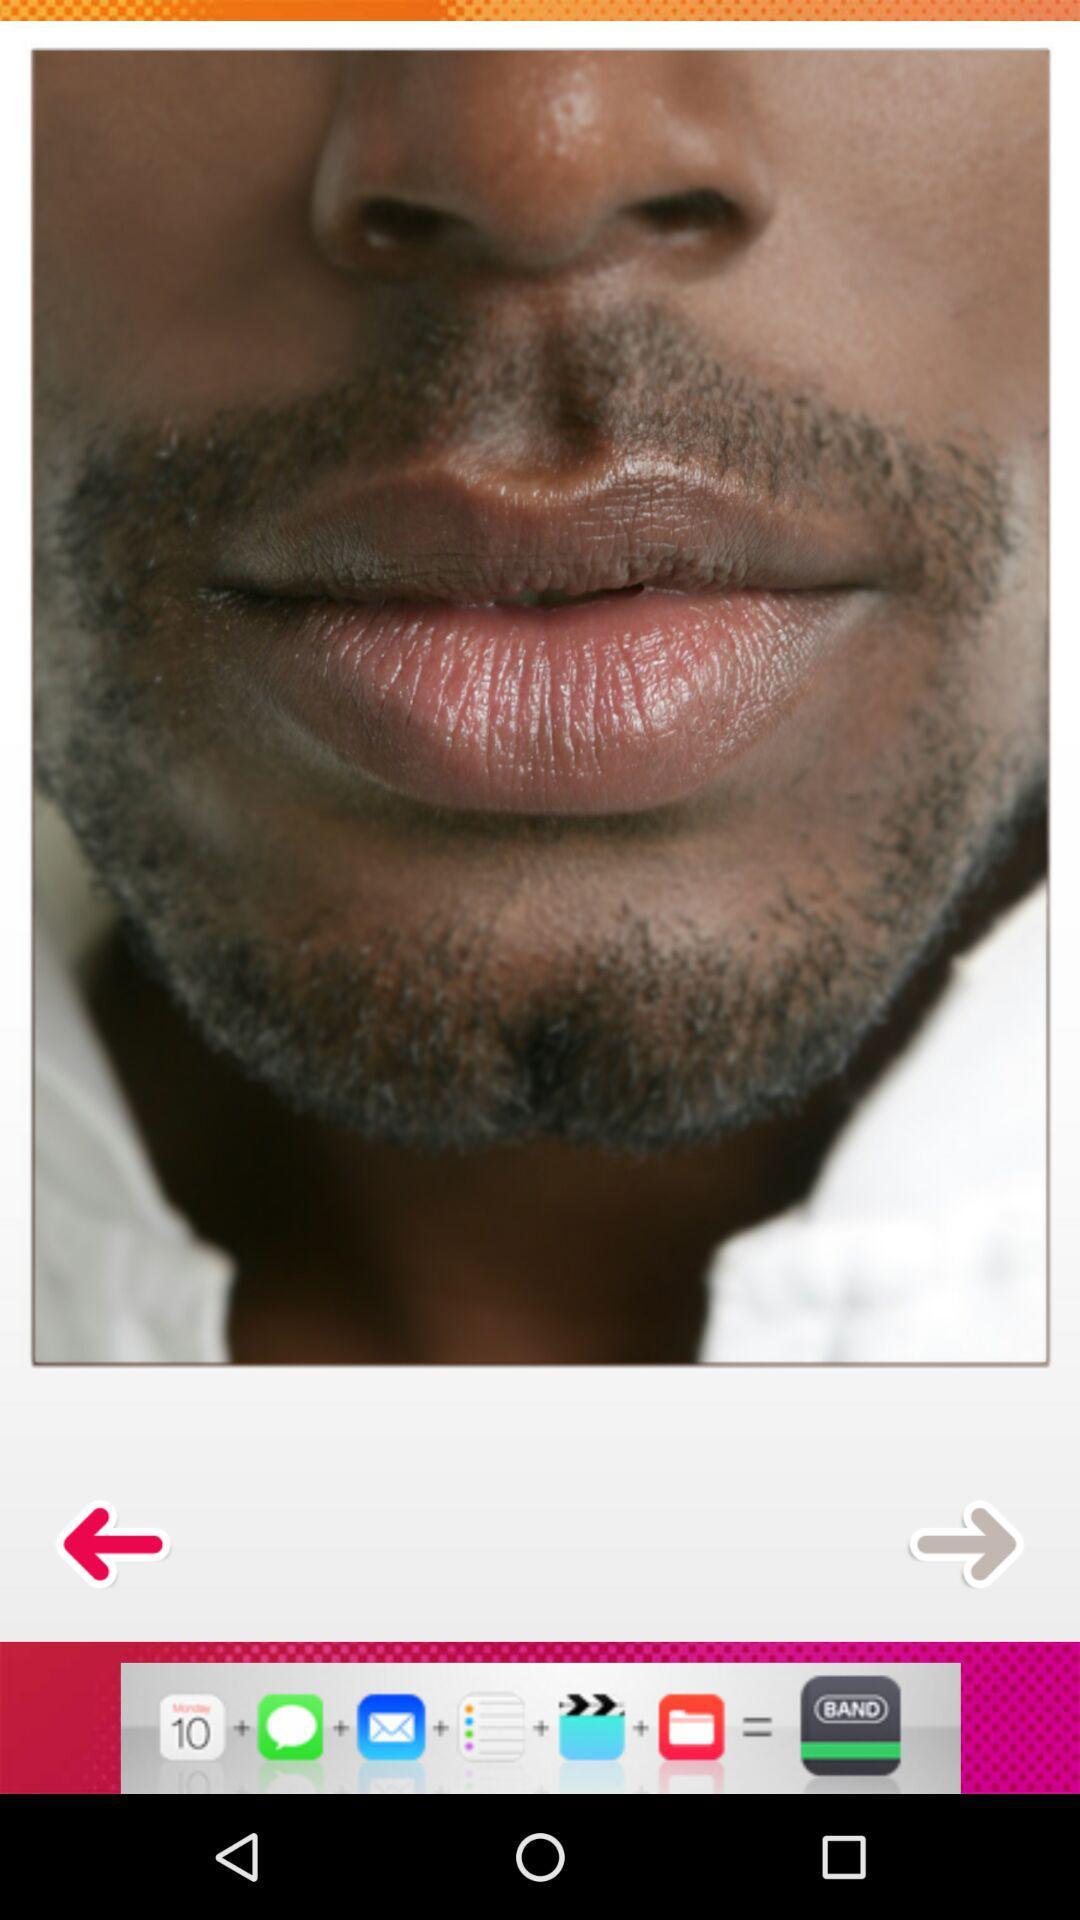 The image size is (1080, 1920). Describe the element at coordinates (109, 1652) in the screenshot. I see `the arrow_backward icon` at that location.